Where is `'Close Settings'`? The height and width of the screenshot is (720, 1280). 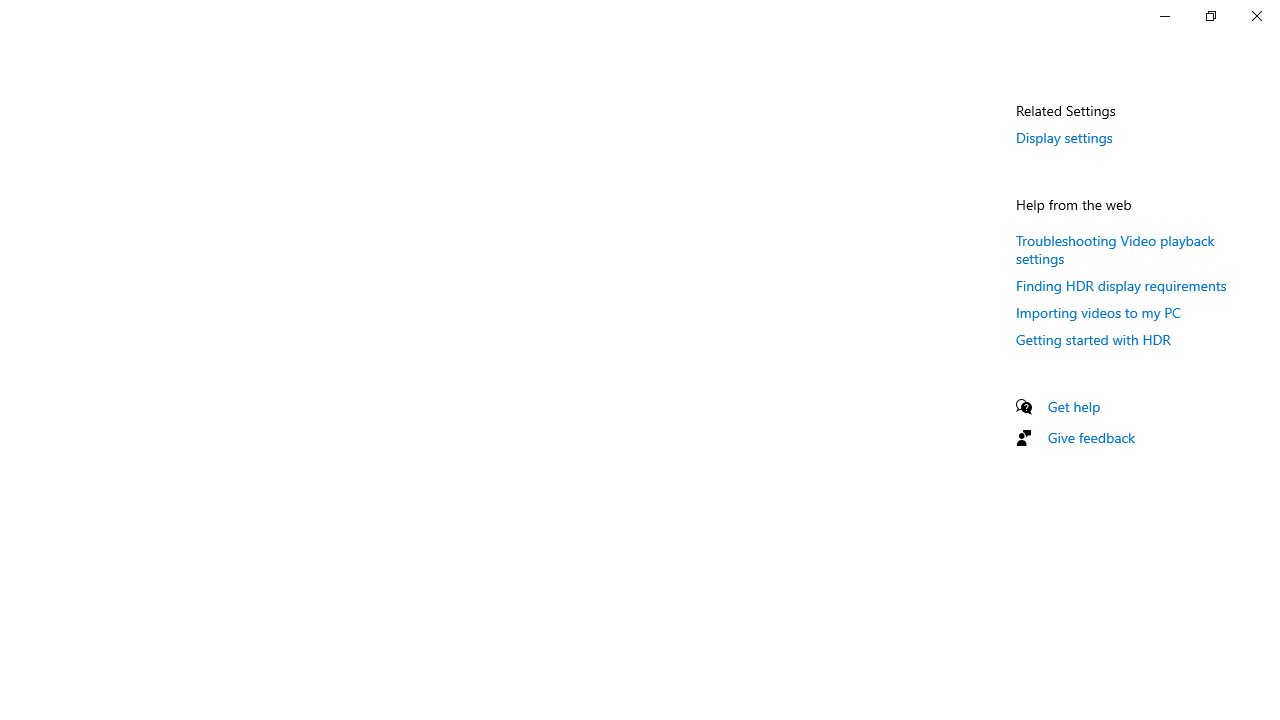
'Close Settings' is located at coordinates (1255, 15).